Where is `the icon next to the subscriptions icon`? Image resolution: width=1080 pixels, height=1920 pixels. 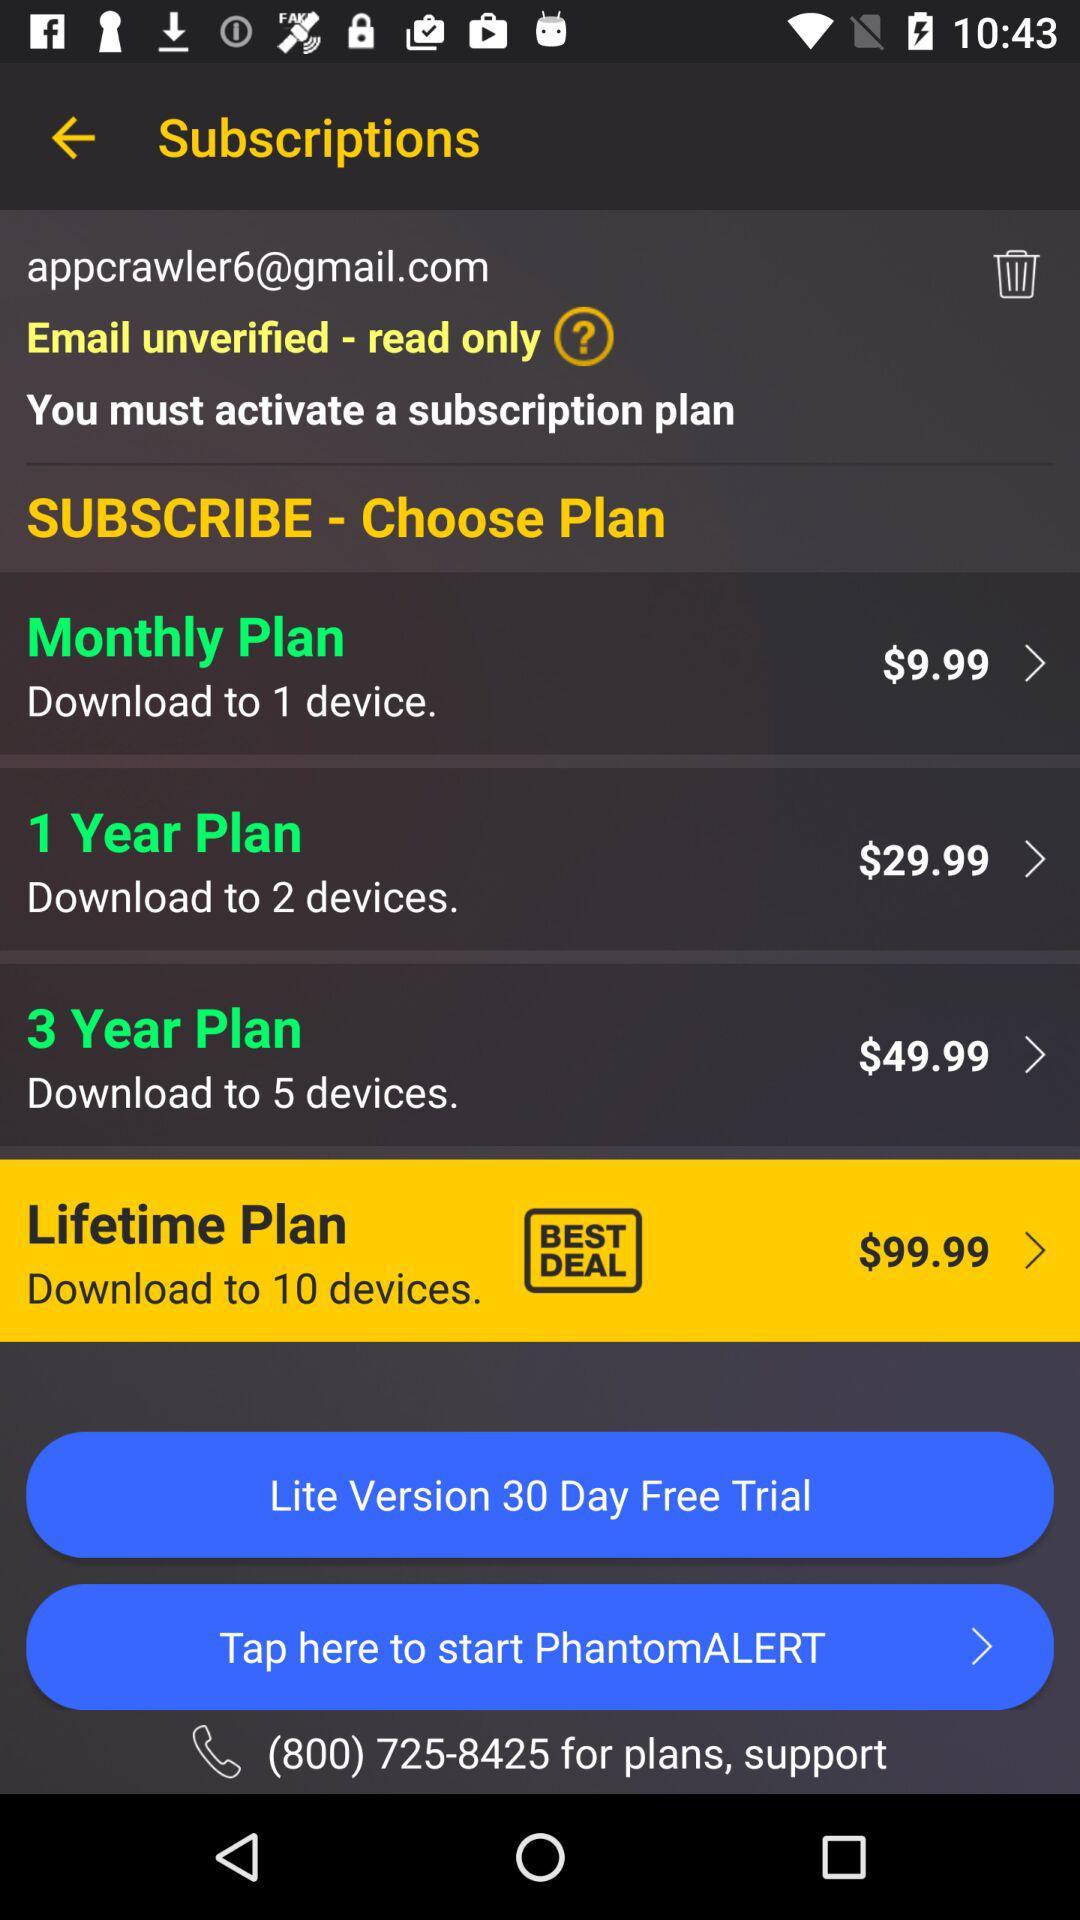
the icon next to the subscriptions icon is located at coordinates (72, 135).